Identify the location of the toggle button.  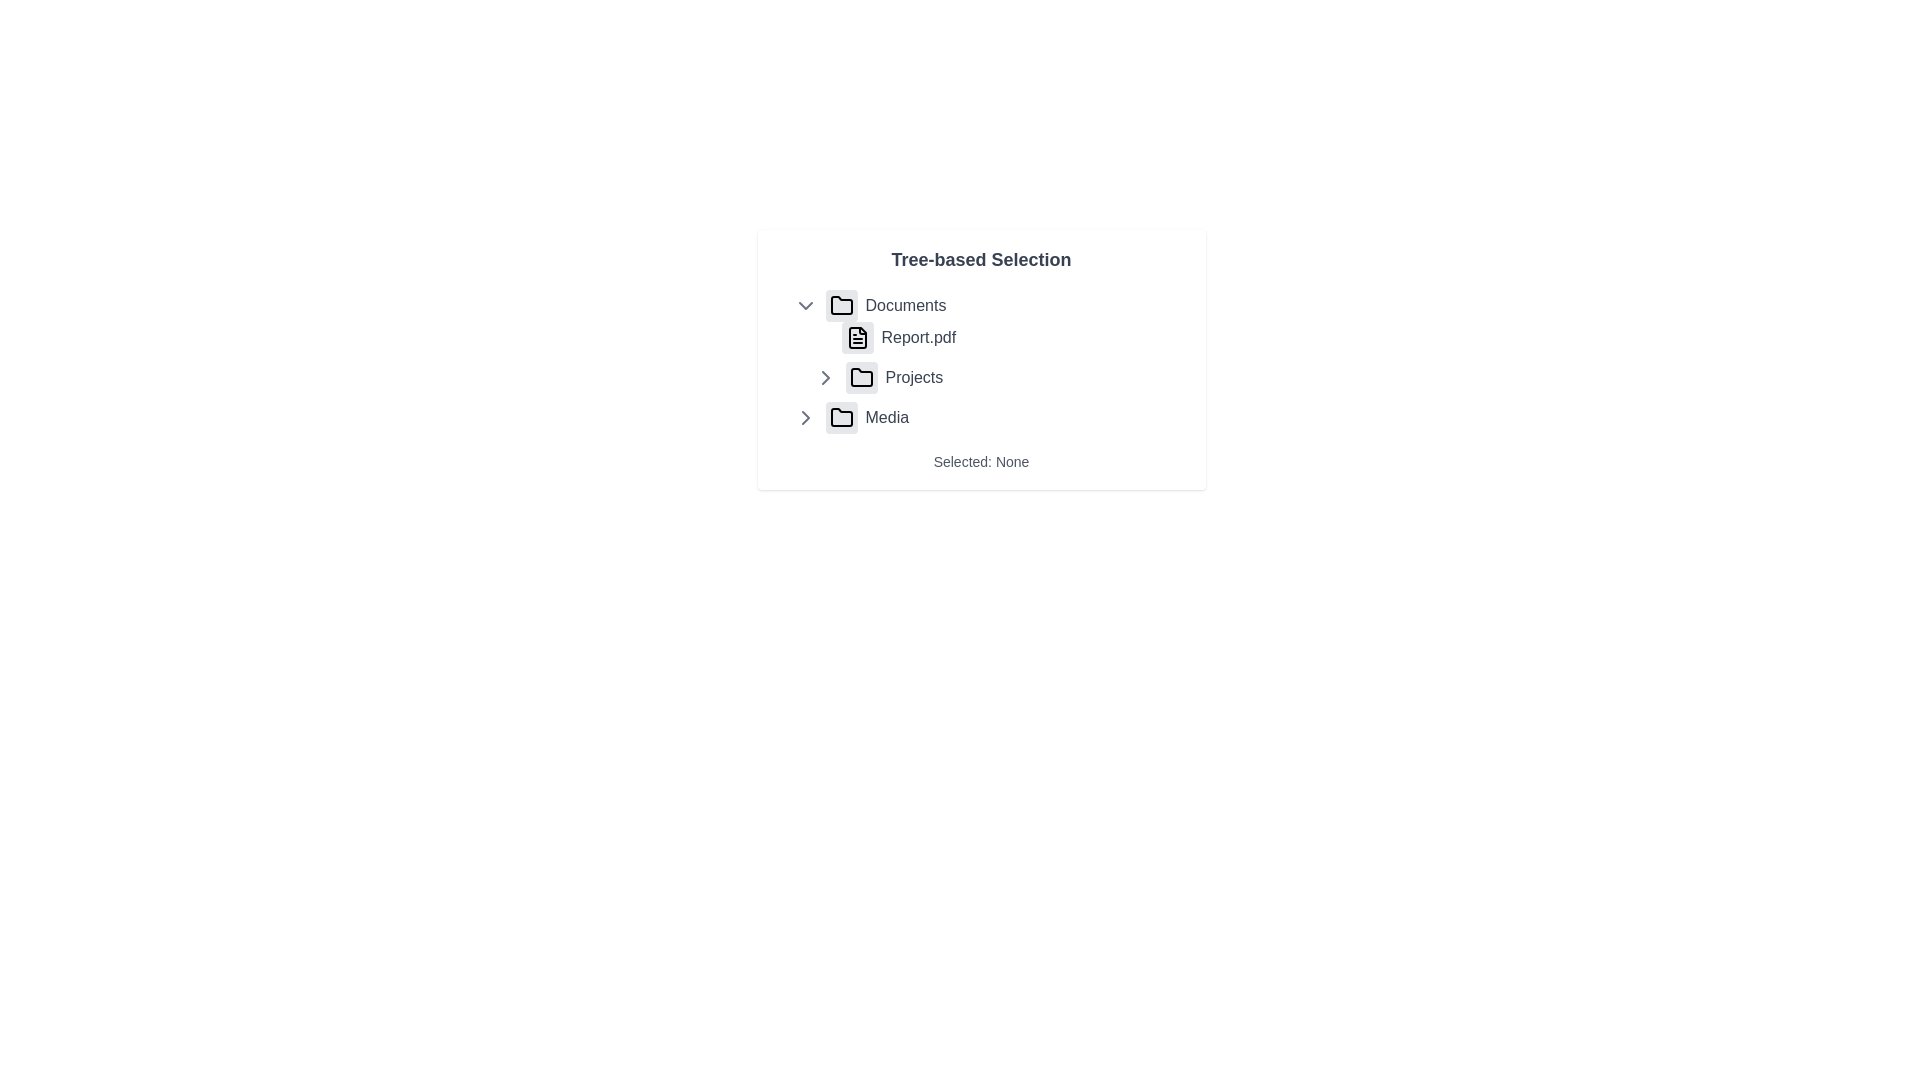
(825, 378).